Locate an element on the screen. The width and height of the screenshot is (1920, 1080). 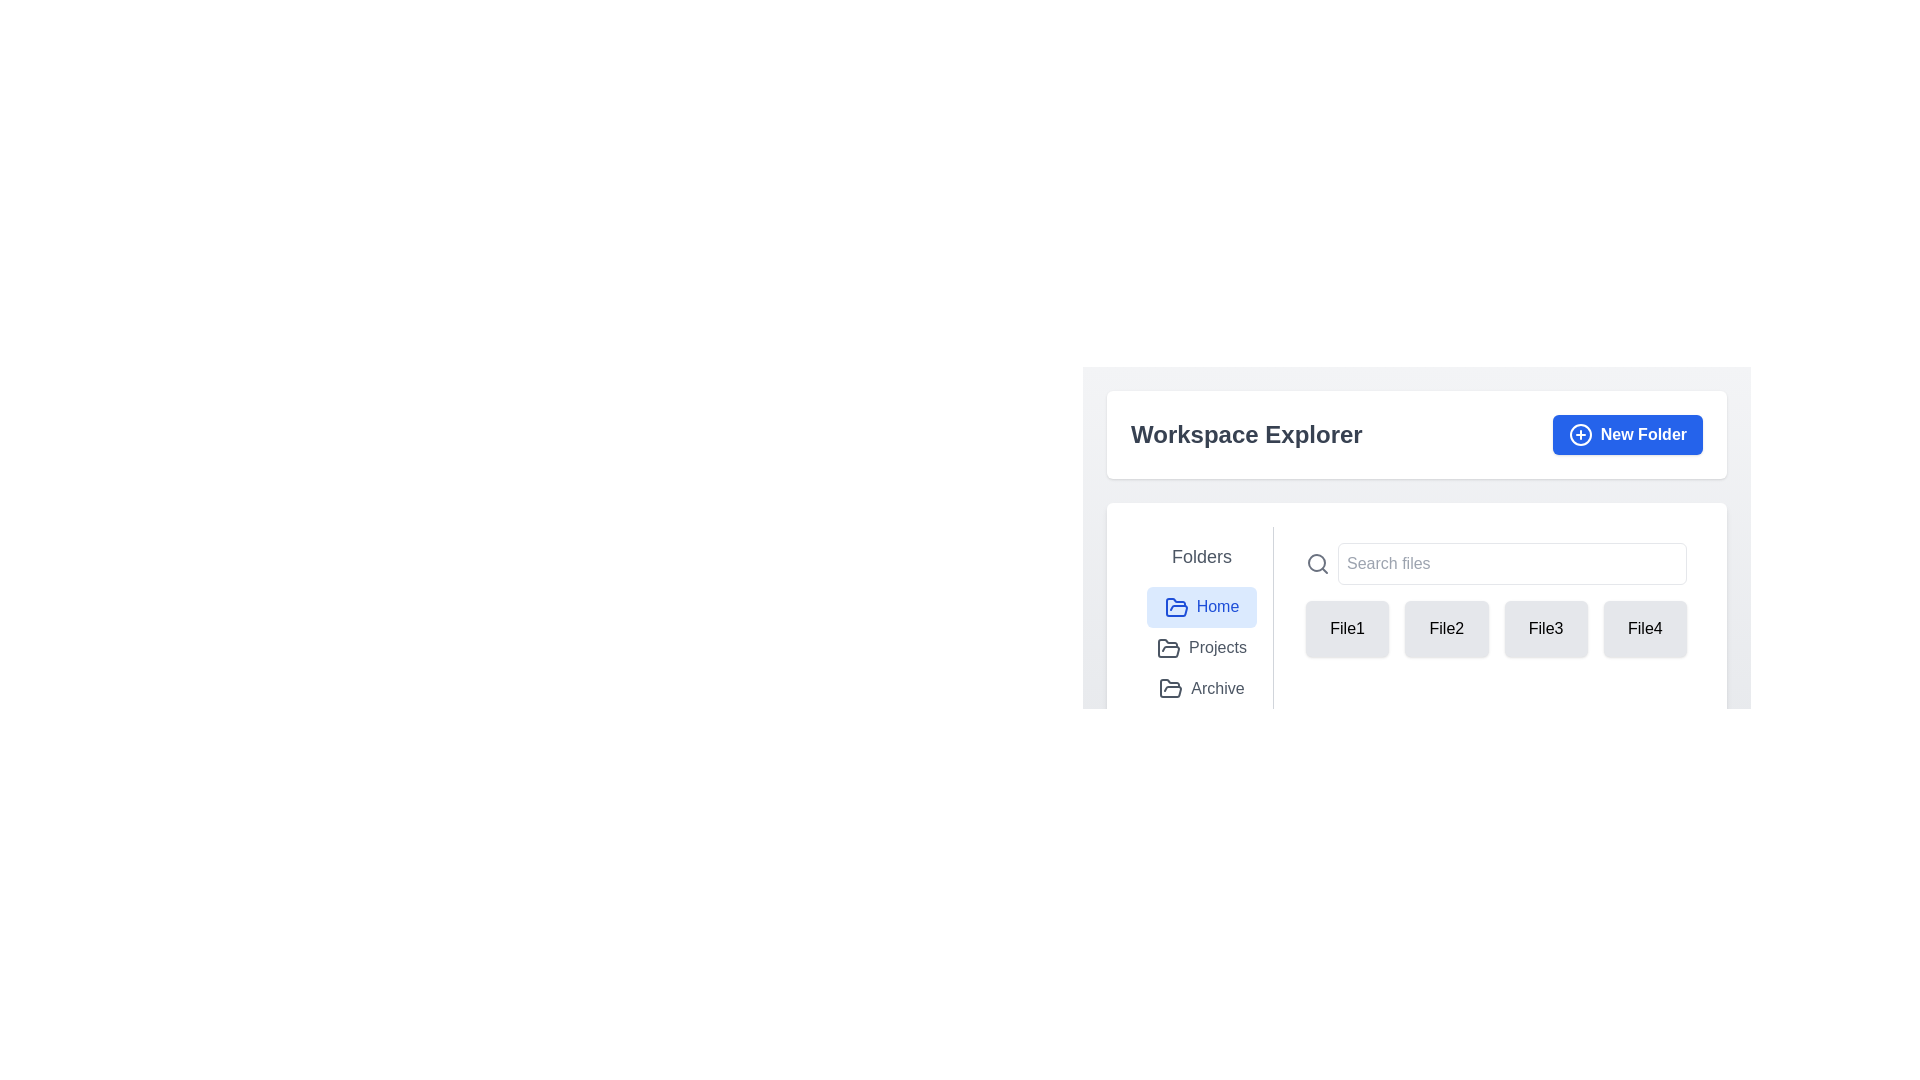
the 'File2' button, which is a rectangular button with rounded corners and centered black text on a light gray background is located at coordinates (1446, 627).